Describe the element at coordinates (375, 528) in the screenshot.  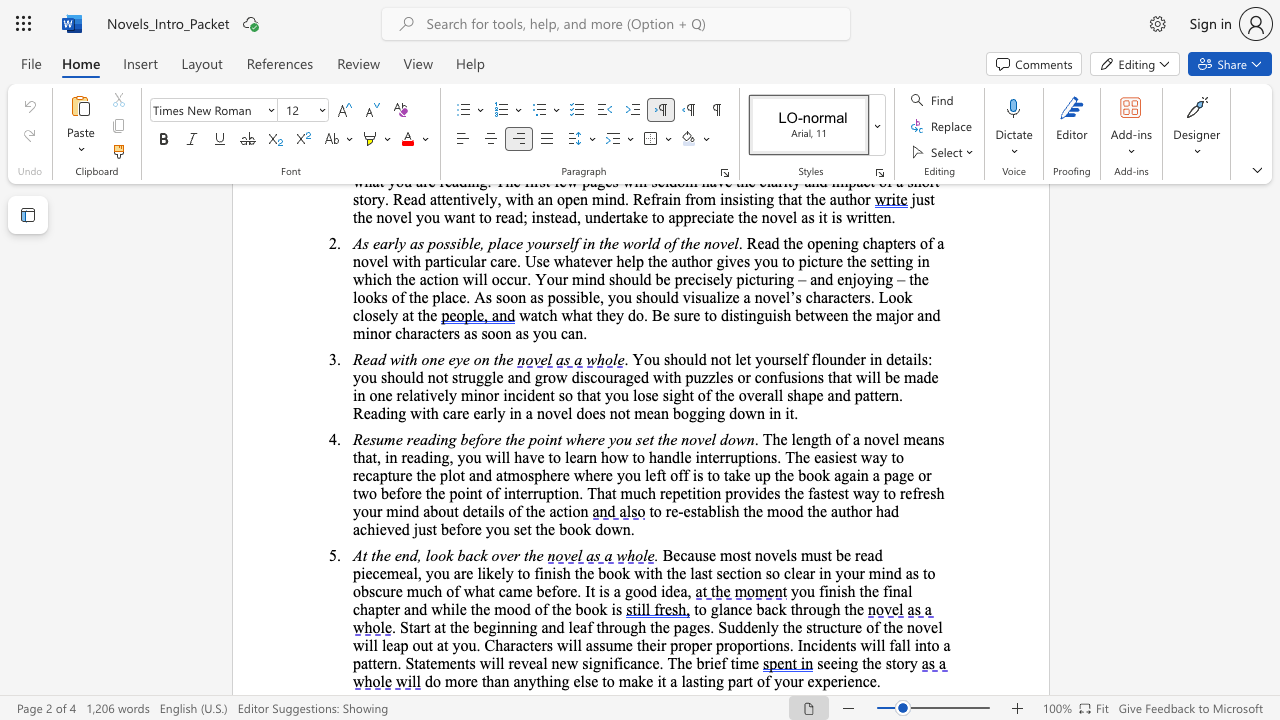
I see `the subset text "ieved just befor" within the text "to re-establish the mood the author had achieved just before you set the book down."` at that location.